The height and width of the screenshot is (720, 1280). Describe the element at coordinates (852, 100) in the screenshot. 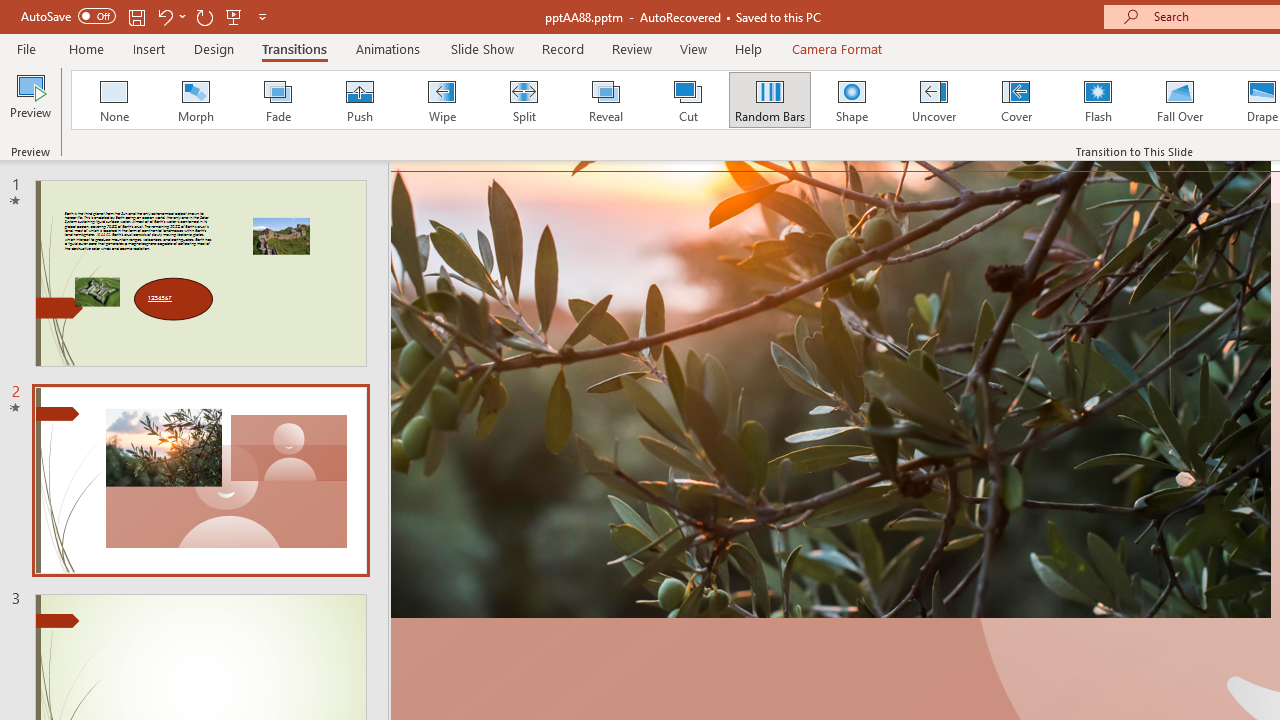

I see `'Shape'` at that location.